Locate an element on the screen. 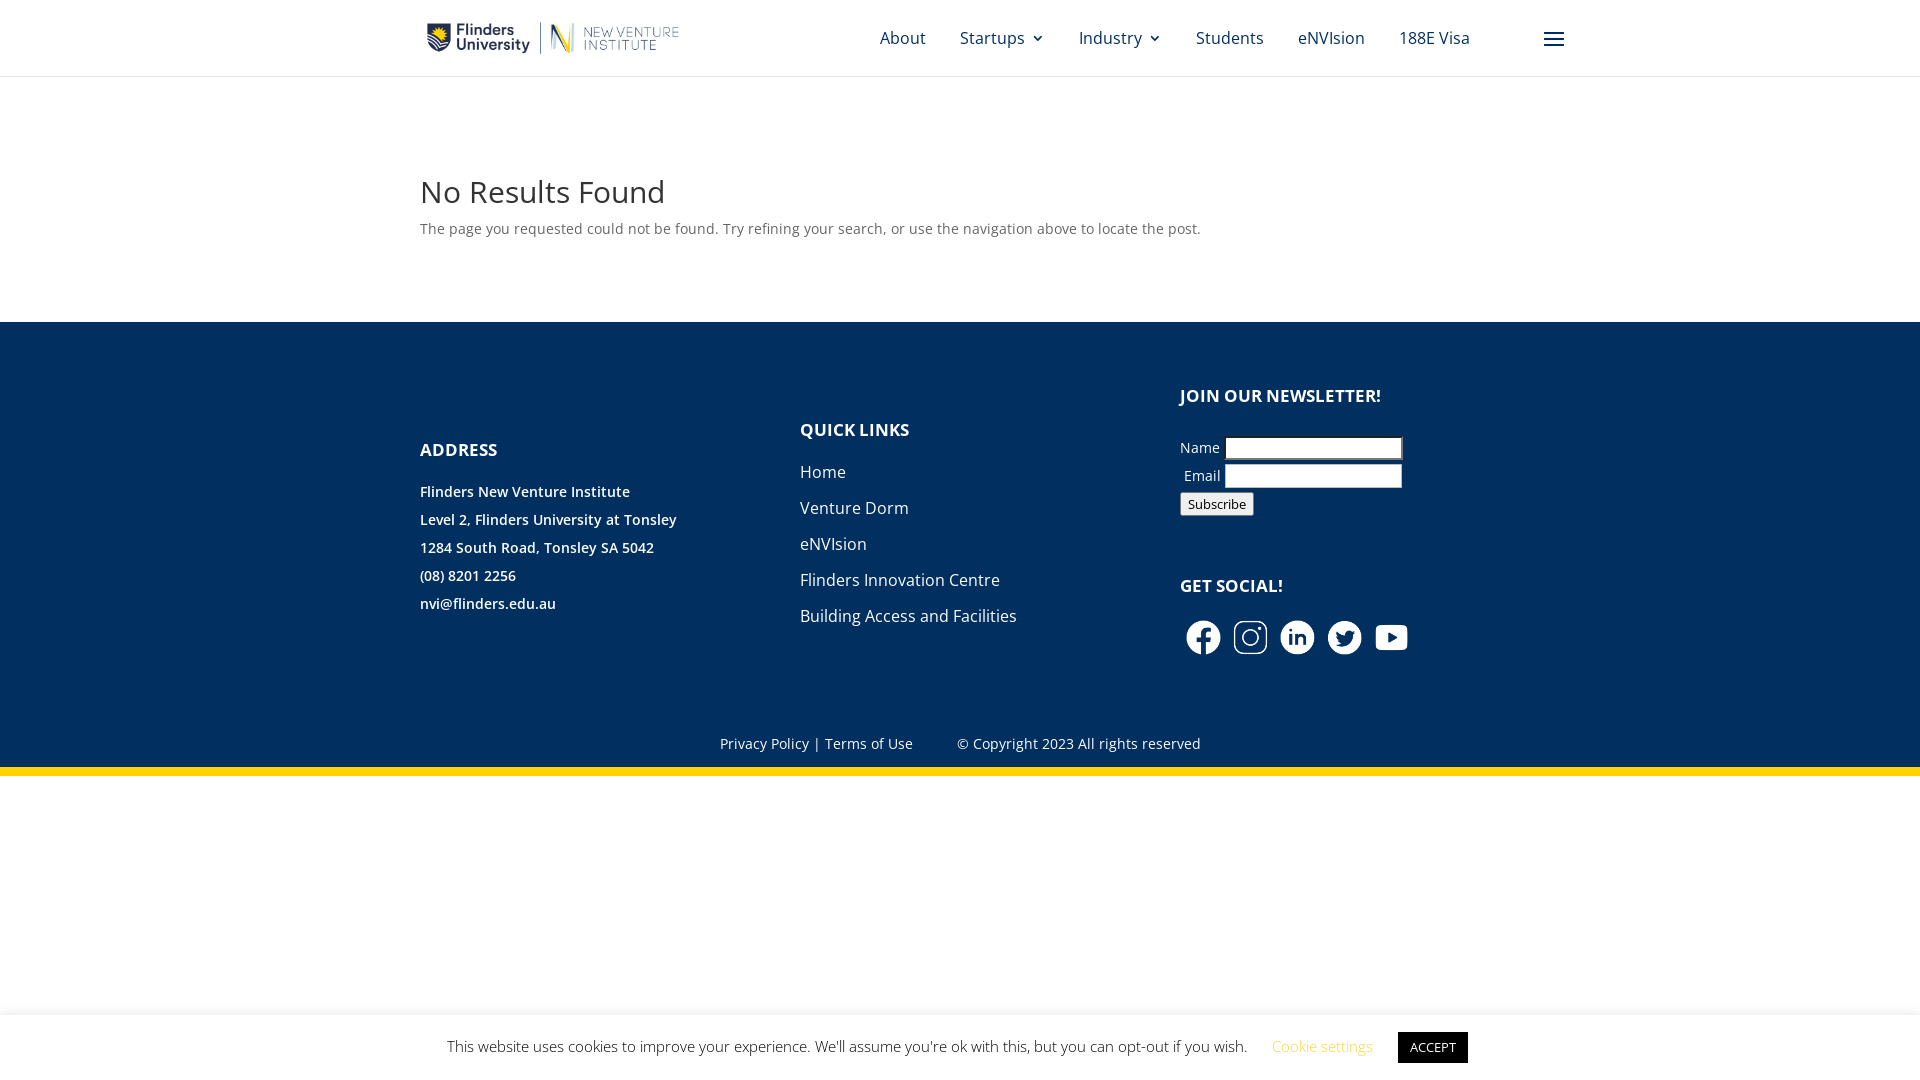  'Building Access and Facilities' is located at coordinates (907, 615).